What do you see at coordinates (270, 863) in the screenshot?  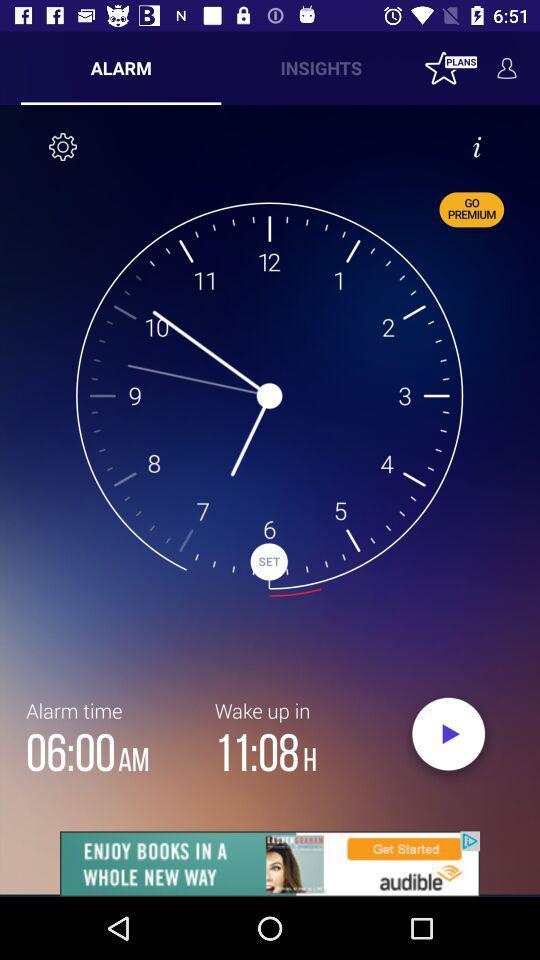 I see `more` at bounding box center [270, 863].